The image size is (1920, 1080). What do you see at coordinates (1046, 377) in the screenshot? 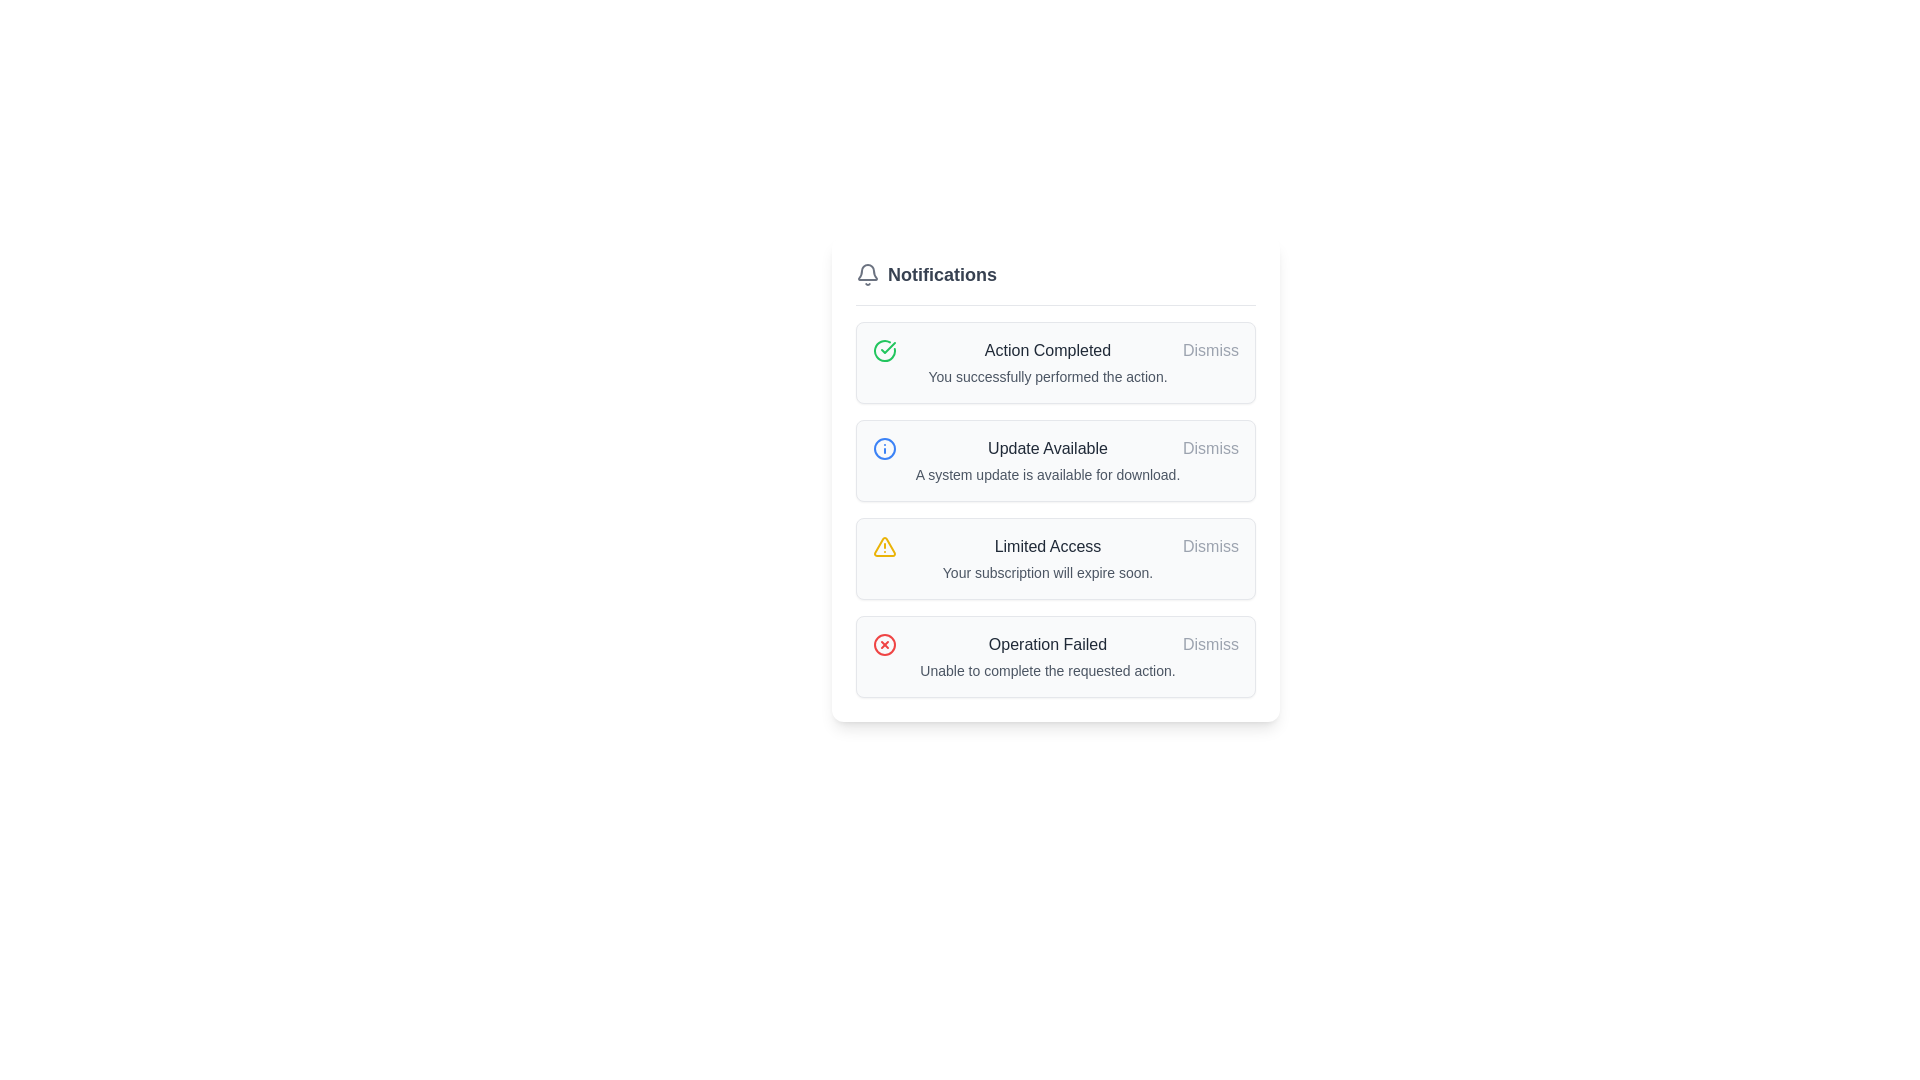
I see `the Text Display element that confirms the successful completion of an action, located beneath the bolded title 'Action Completed' in the notification card` at bounding box center [1046, 377].